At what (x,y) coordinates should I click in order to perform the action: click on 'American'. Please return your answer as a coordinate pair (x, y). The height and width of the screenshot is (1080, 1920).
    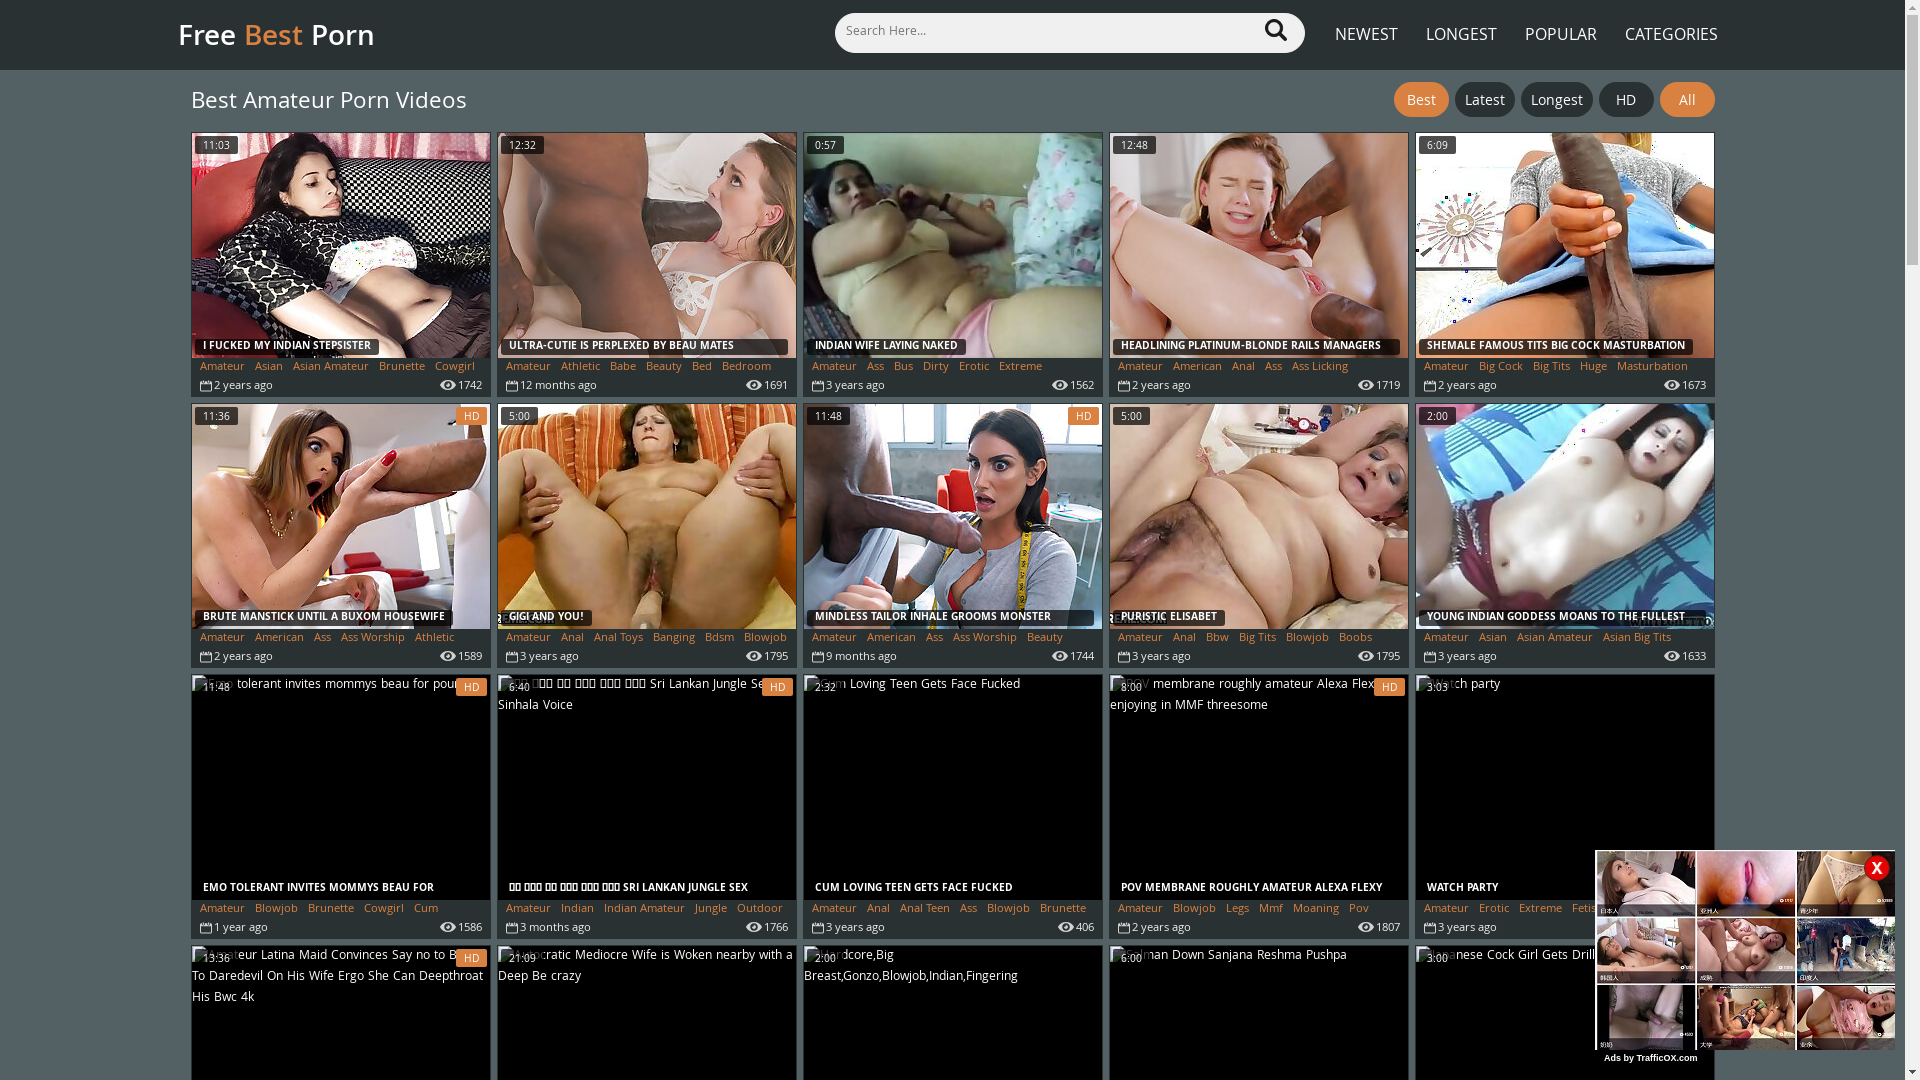
    Looking at the image, I should click on (1196, 367).